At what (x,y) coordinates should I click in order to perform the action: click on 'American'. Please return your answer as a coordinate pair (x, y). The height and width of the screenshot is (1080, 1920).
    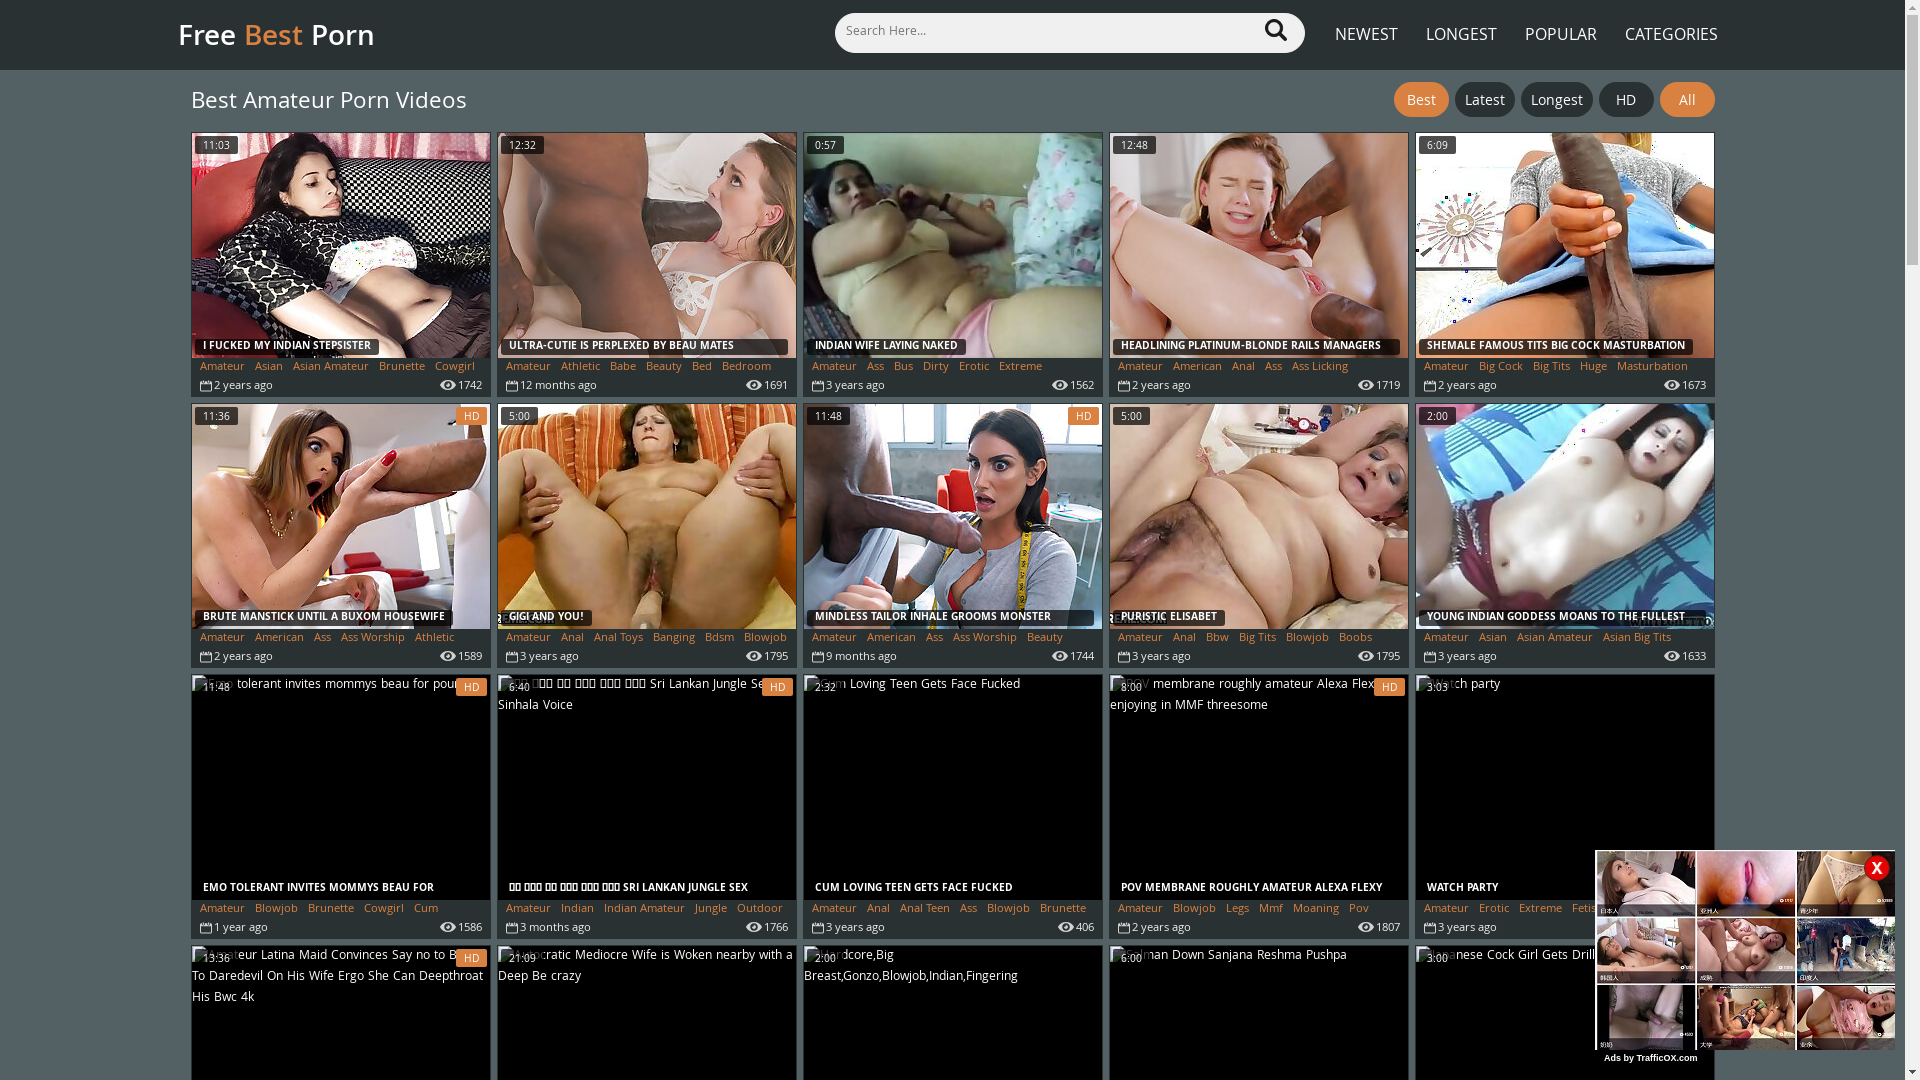
    Looking at the image, I should click on (1196, 367).